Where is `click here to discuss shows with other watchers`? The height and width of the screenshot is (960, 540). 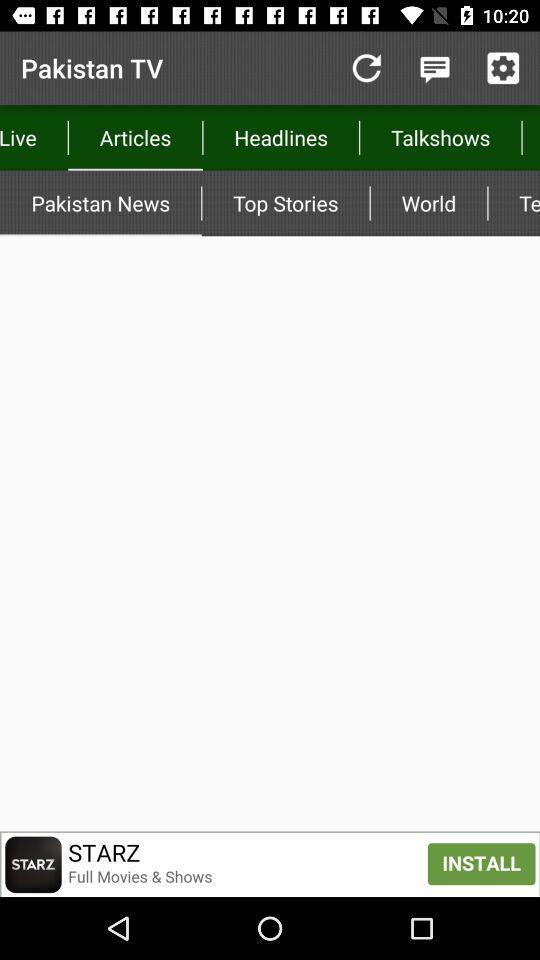 click here to discuss shows with other watchers is located at coordinates (434, 68).